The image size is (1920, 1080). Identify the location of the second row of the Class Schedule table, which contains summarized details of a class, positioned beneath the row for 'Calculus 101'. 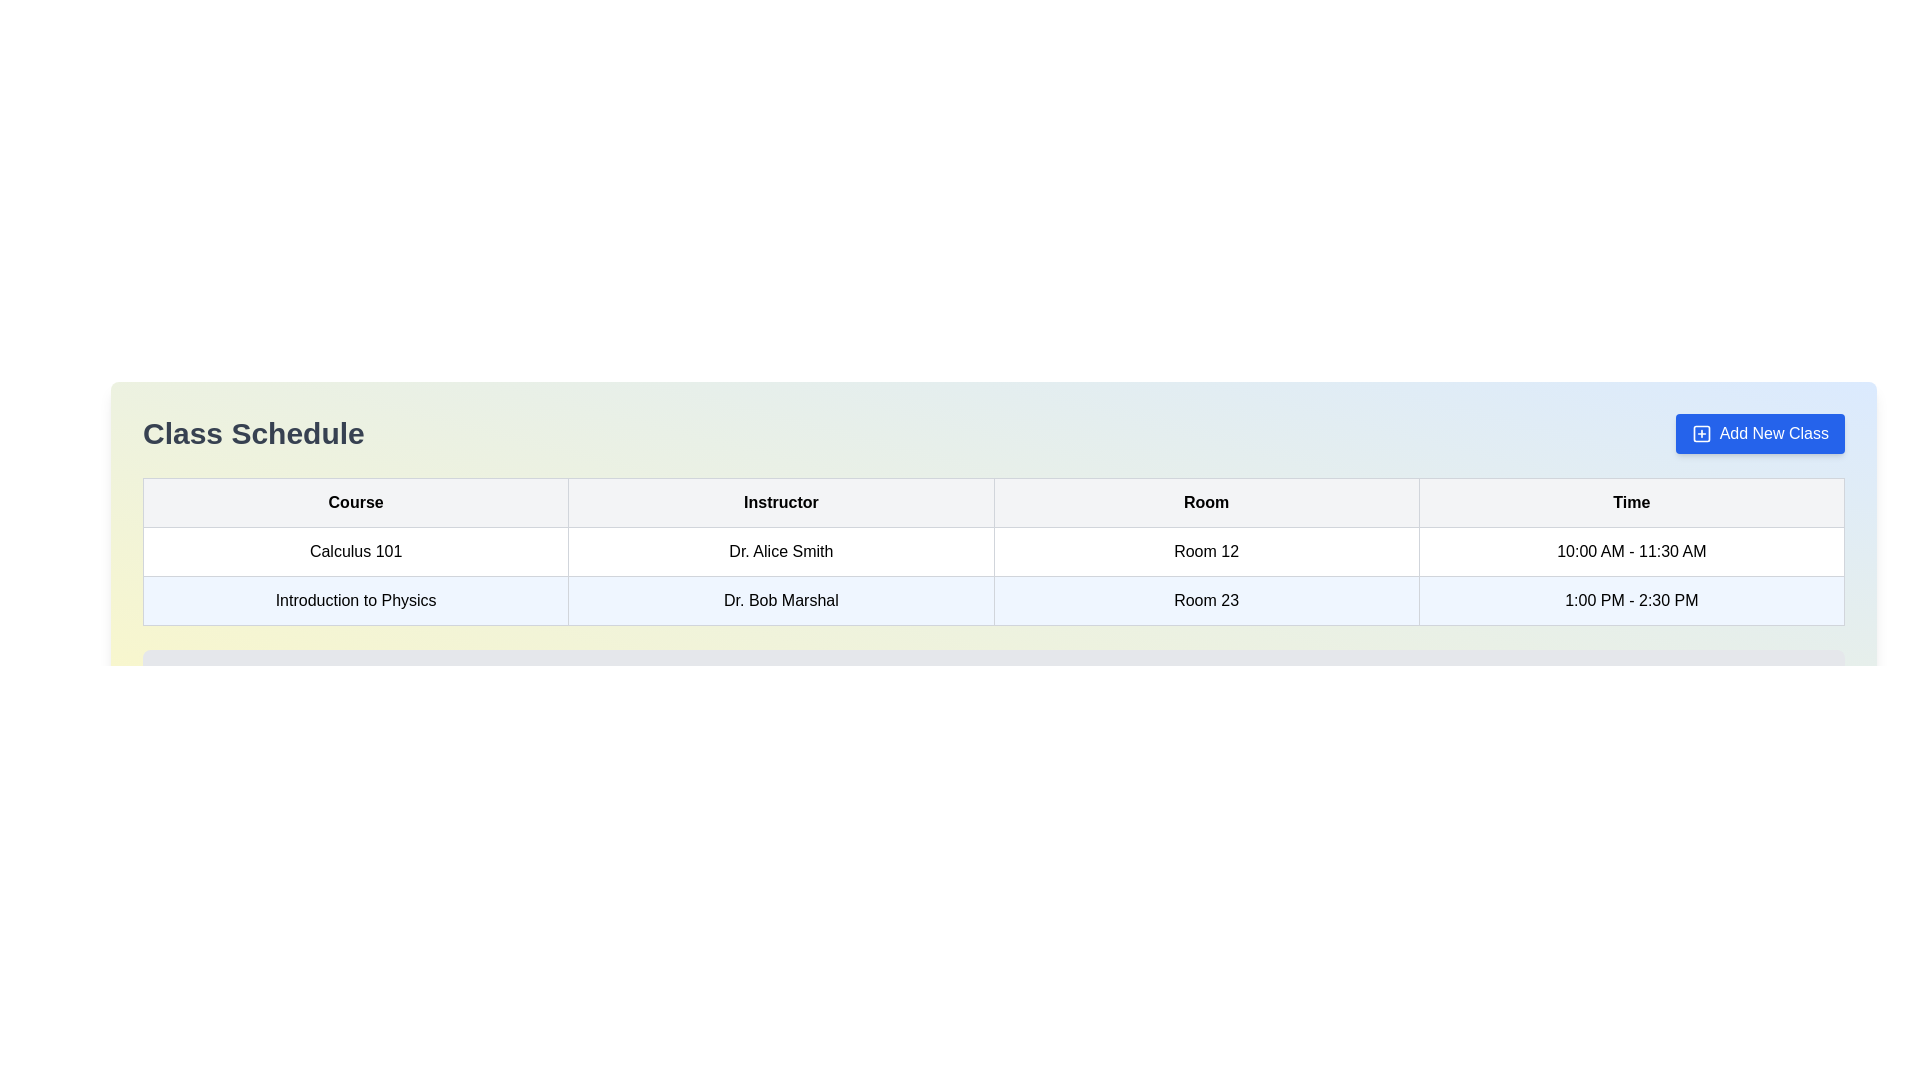
(993, 600).